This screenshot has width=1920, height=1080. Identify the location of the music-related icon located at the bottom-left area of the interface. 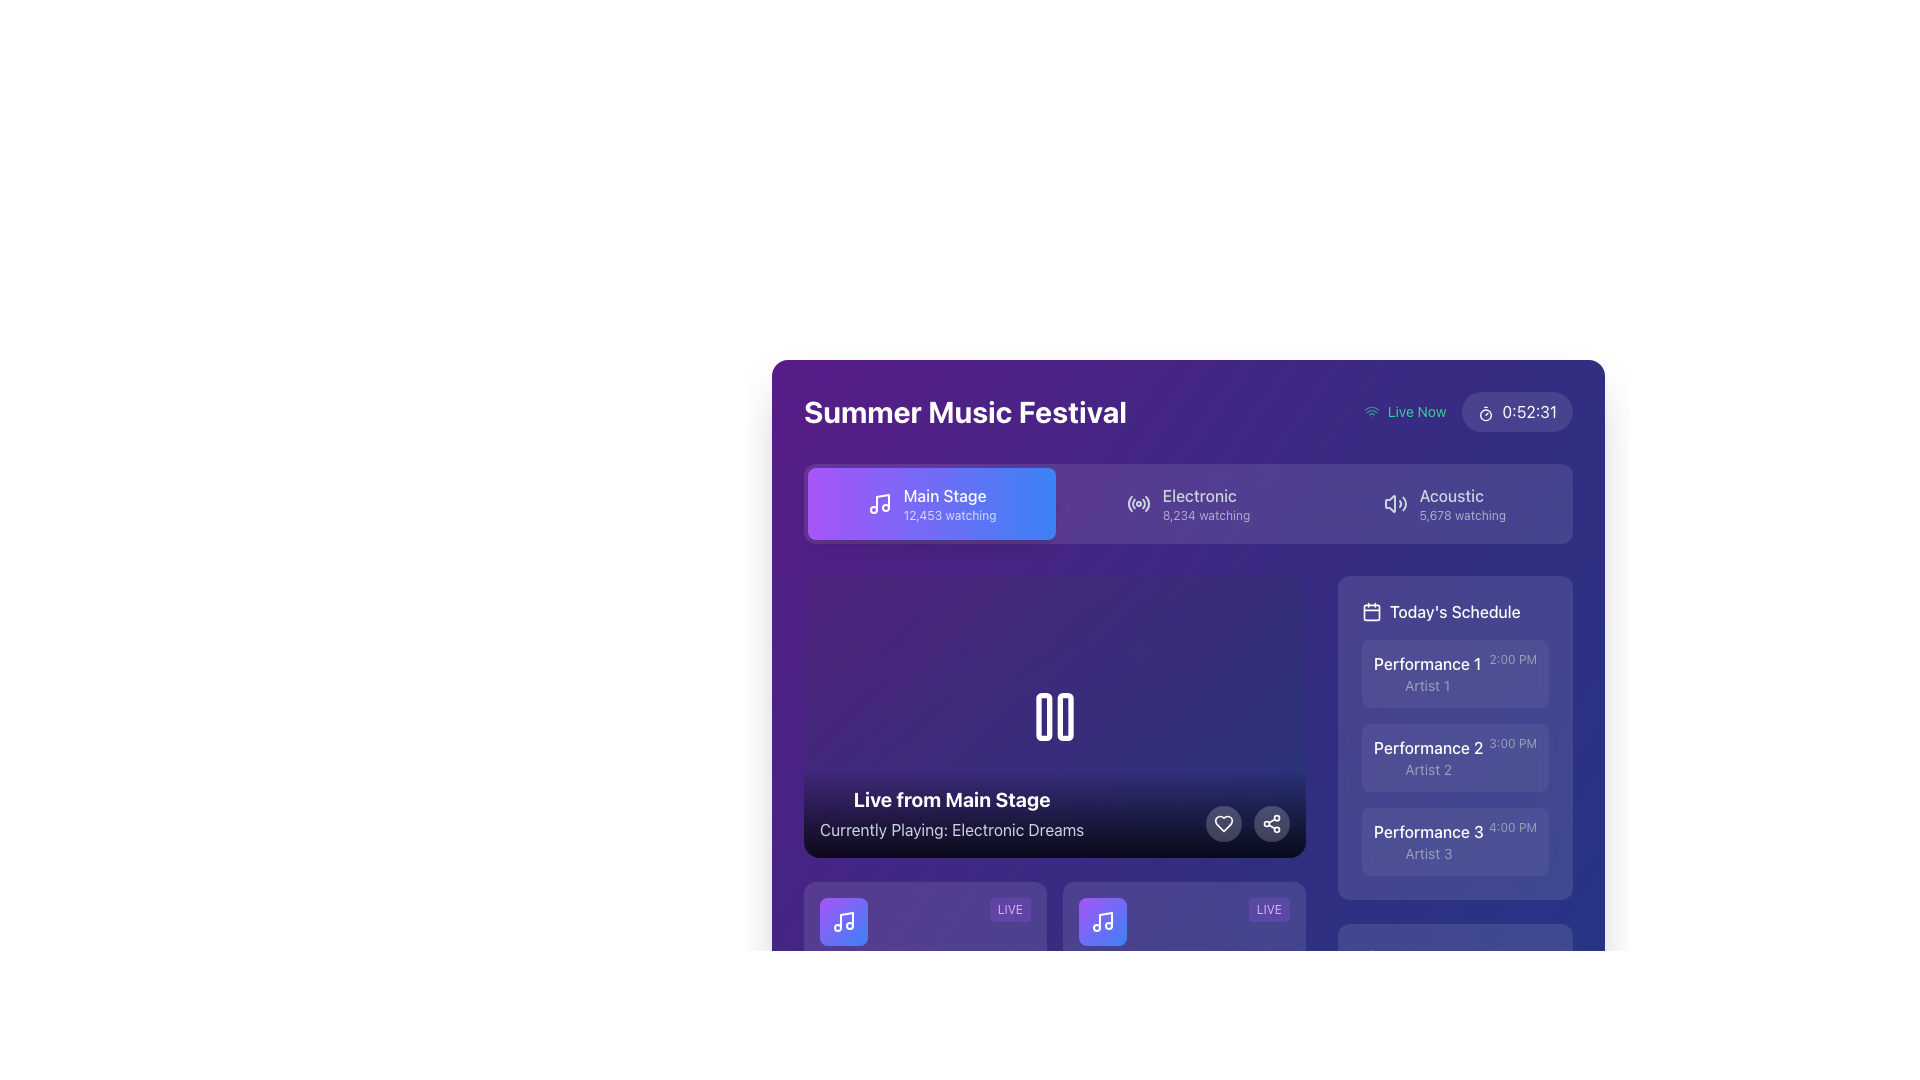
(844, 921).